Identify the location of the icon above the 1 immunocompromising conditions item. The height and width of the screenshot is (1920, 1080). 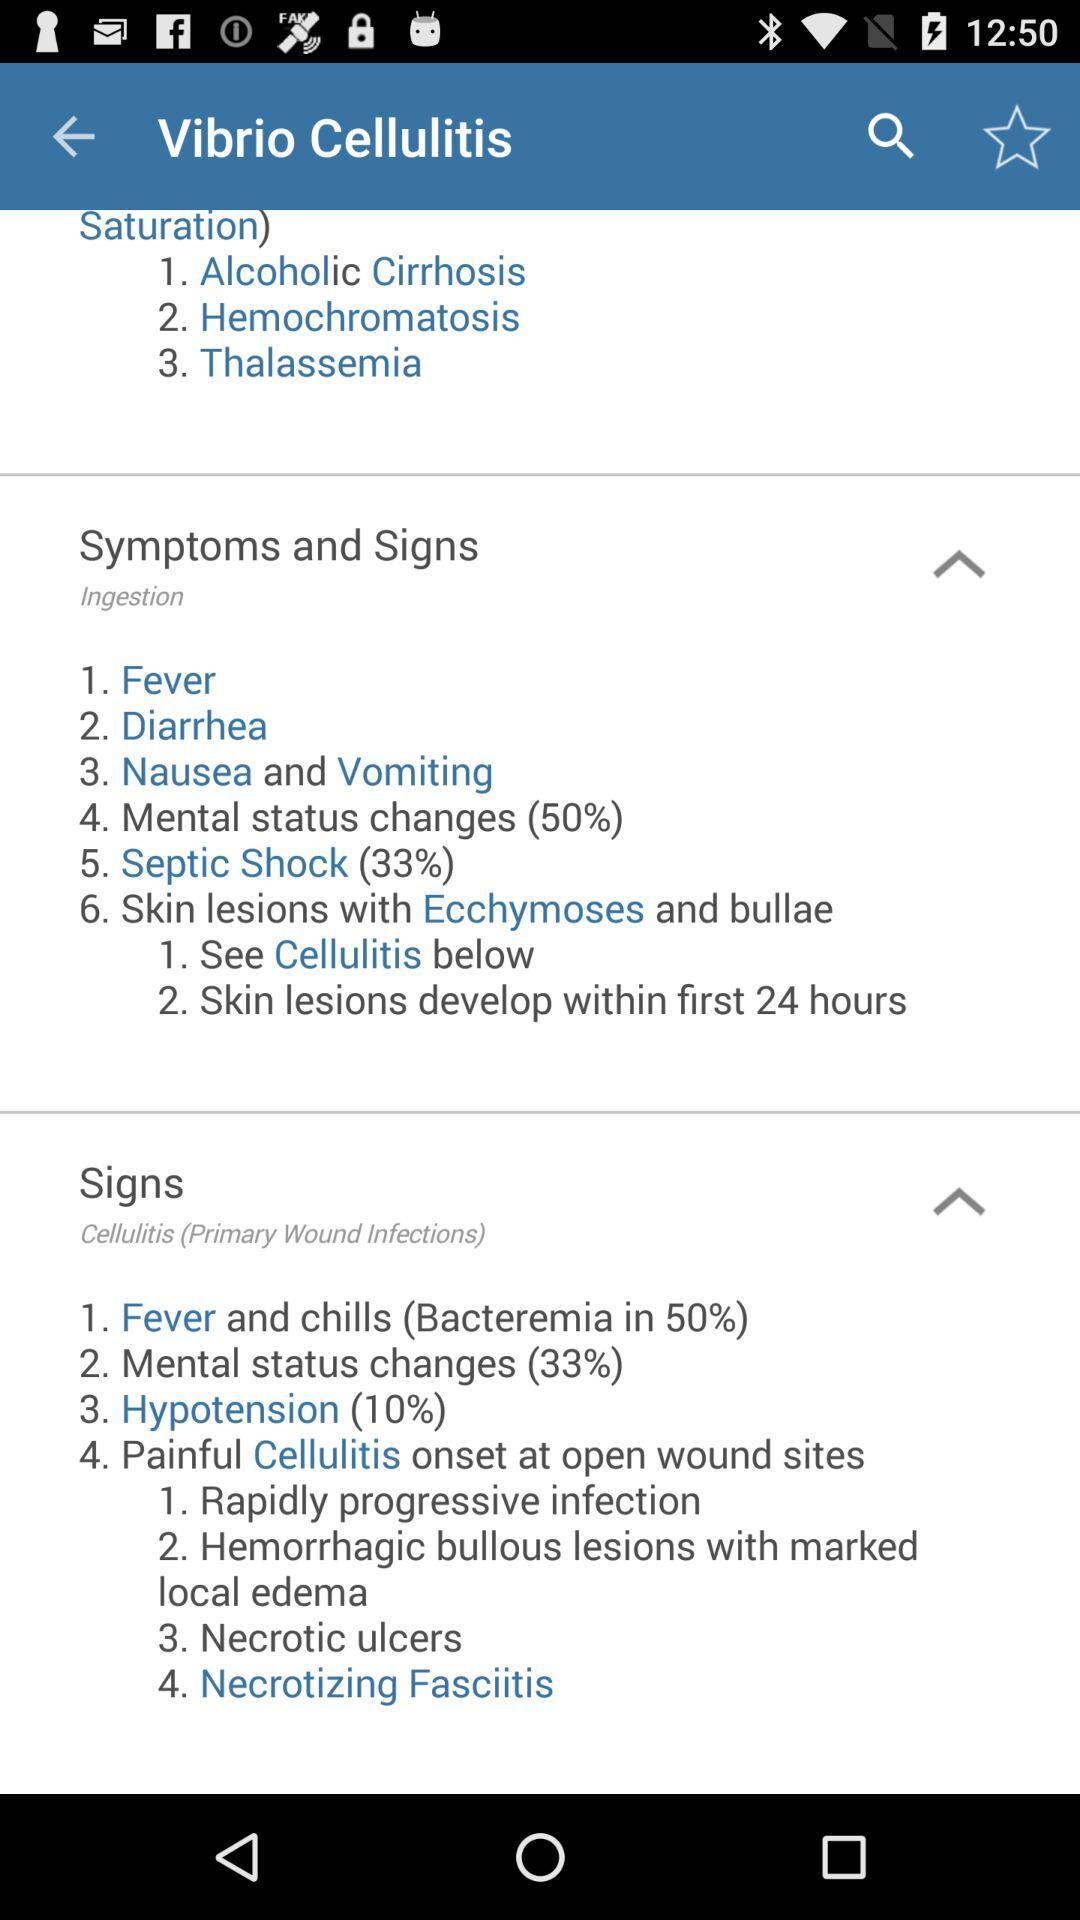
(1017, 135).